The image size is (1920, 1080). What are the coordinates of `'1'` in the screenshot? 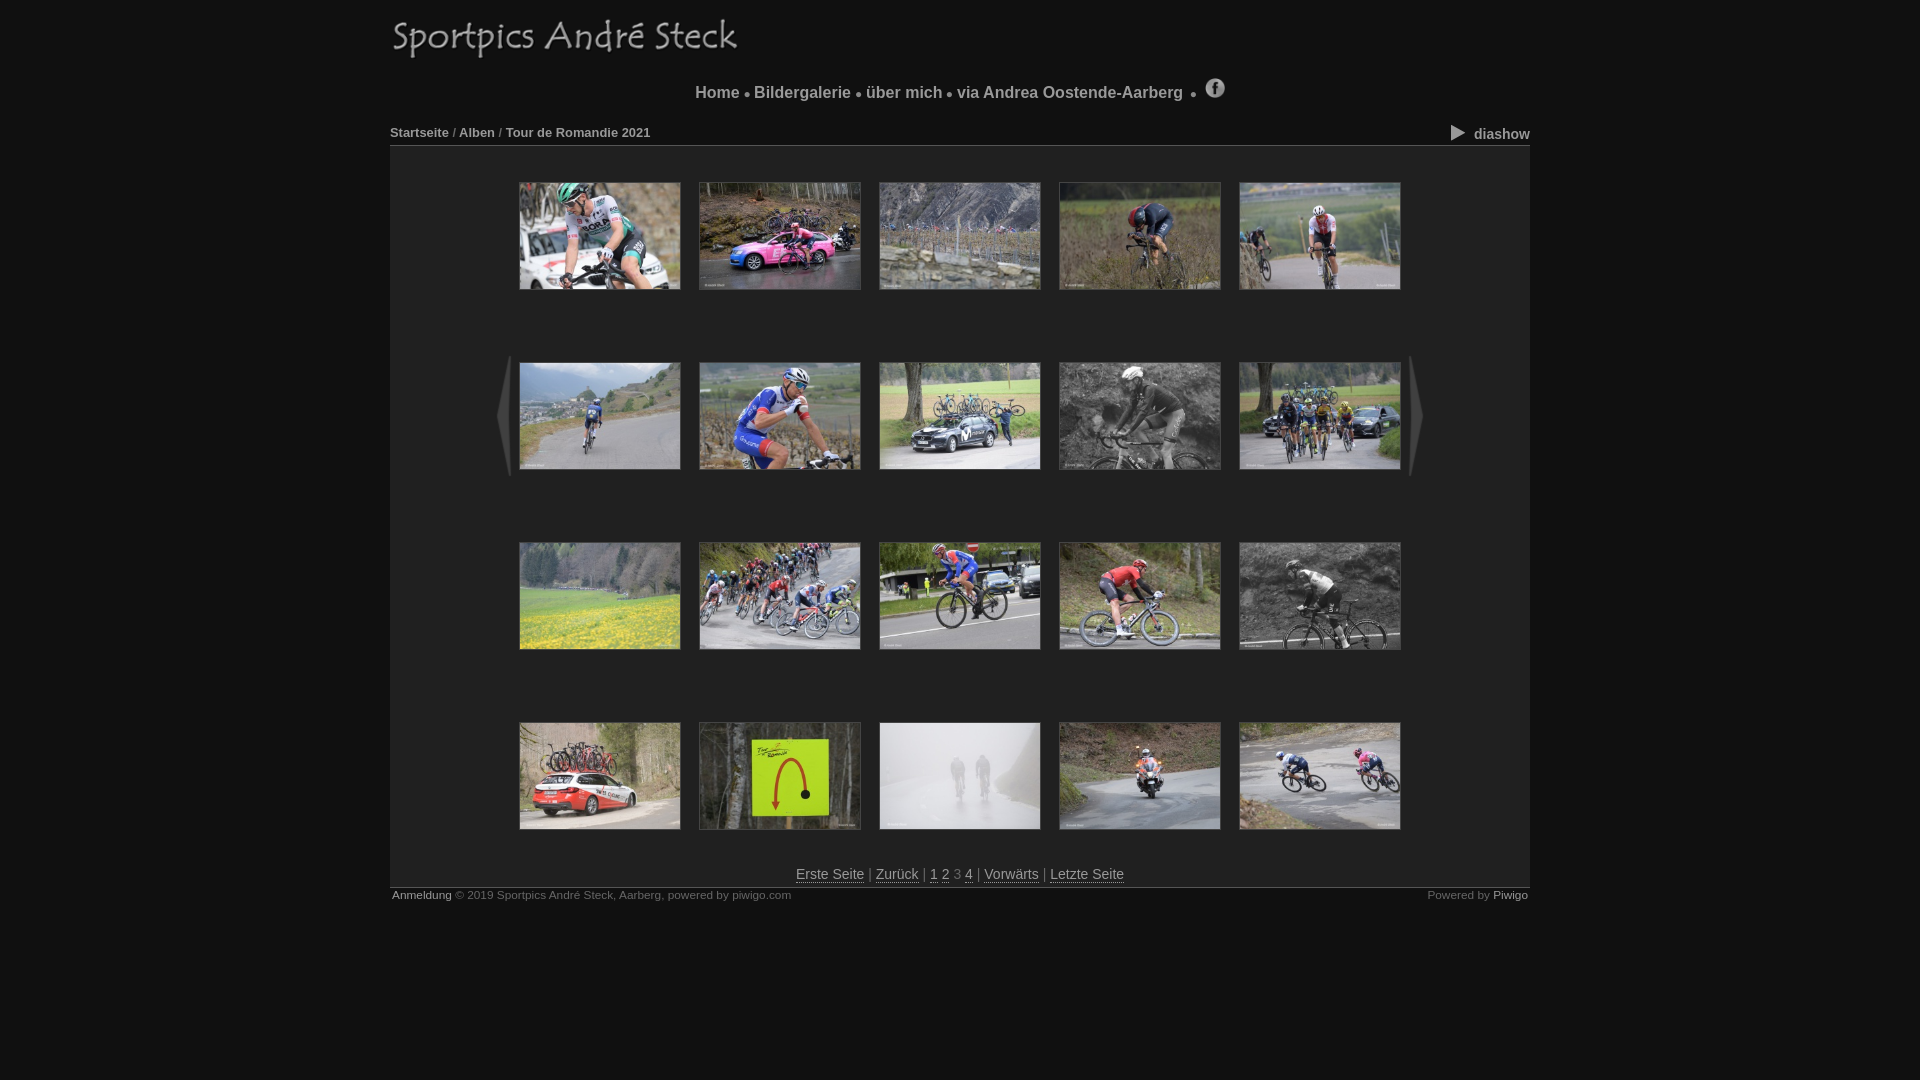 It's located at (933, 873).